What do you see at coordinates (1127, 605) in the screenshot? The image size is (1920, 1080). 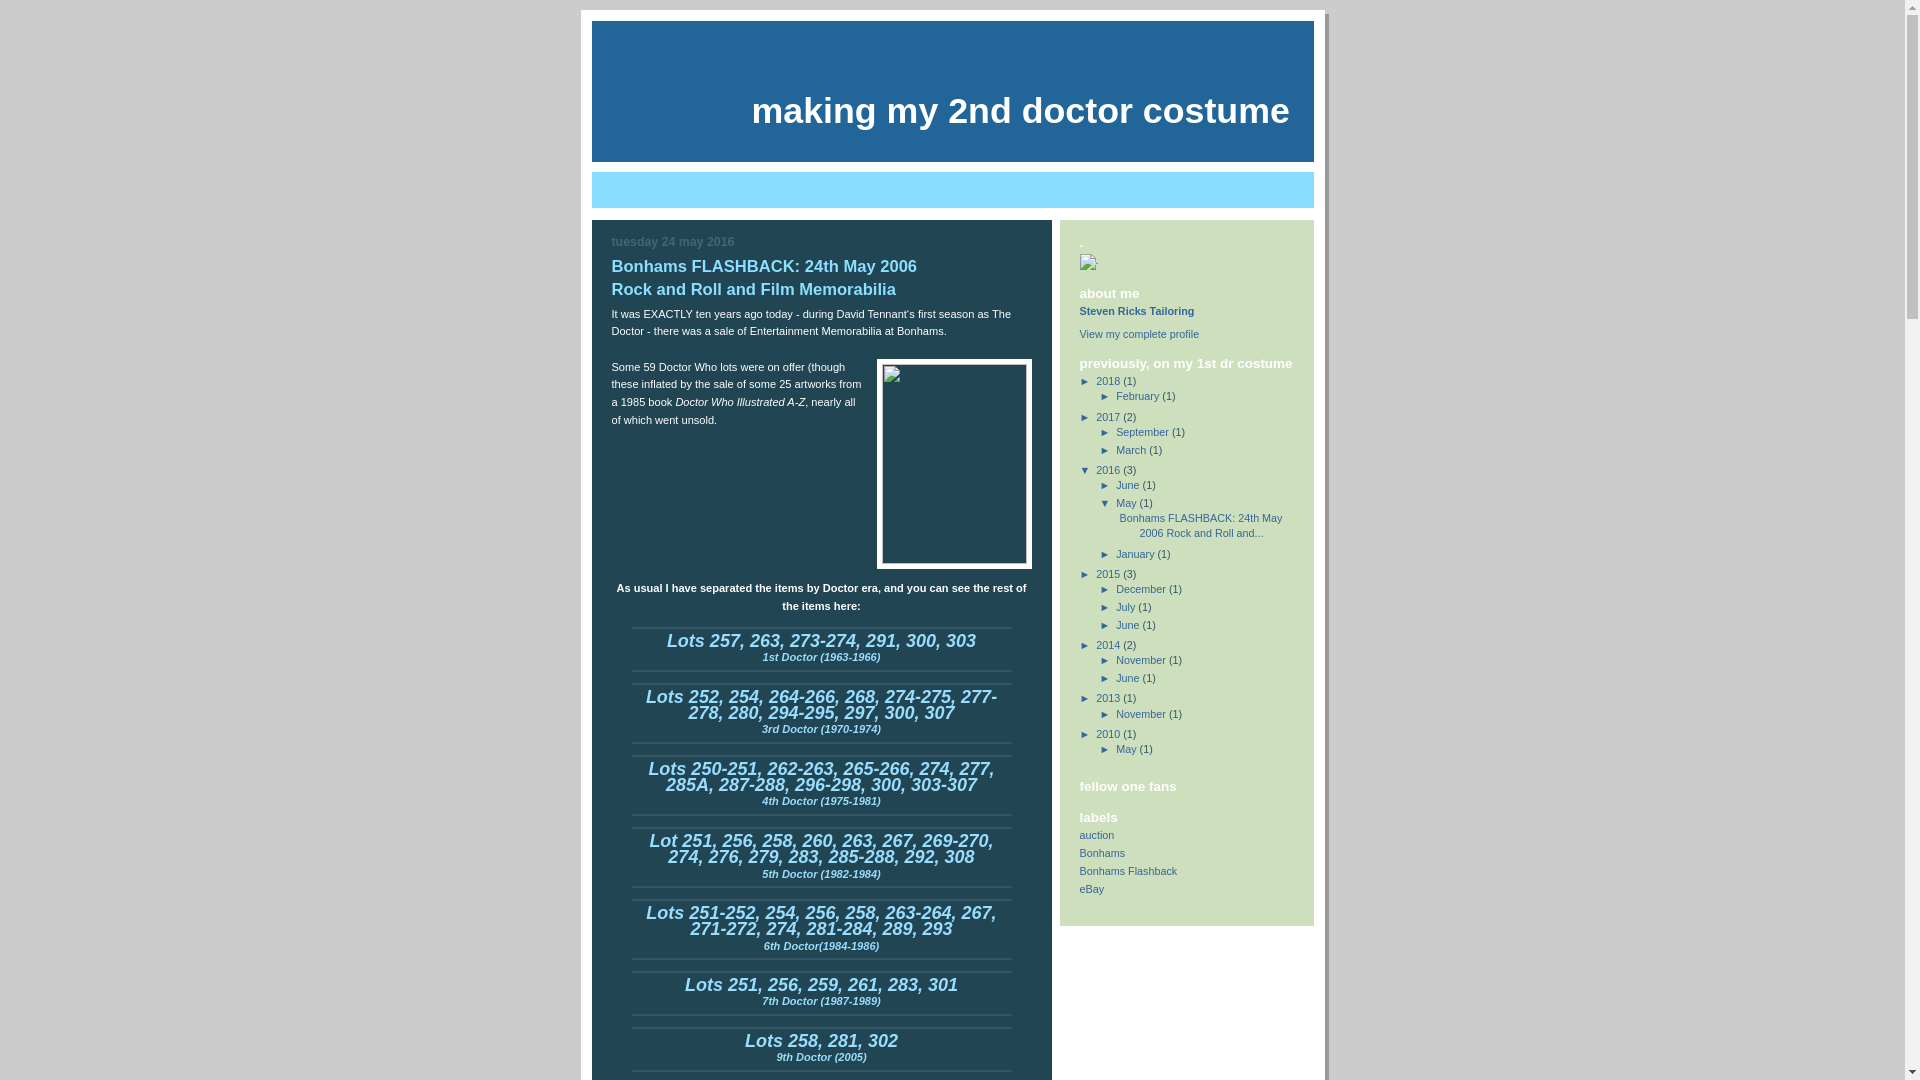 I see `'July'` at bounding box center [1127, 605].